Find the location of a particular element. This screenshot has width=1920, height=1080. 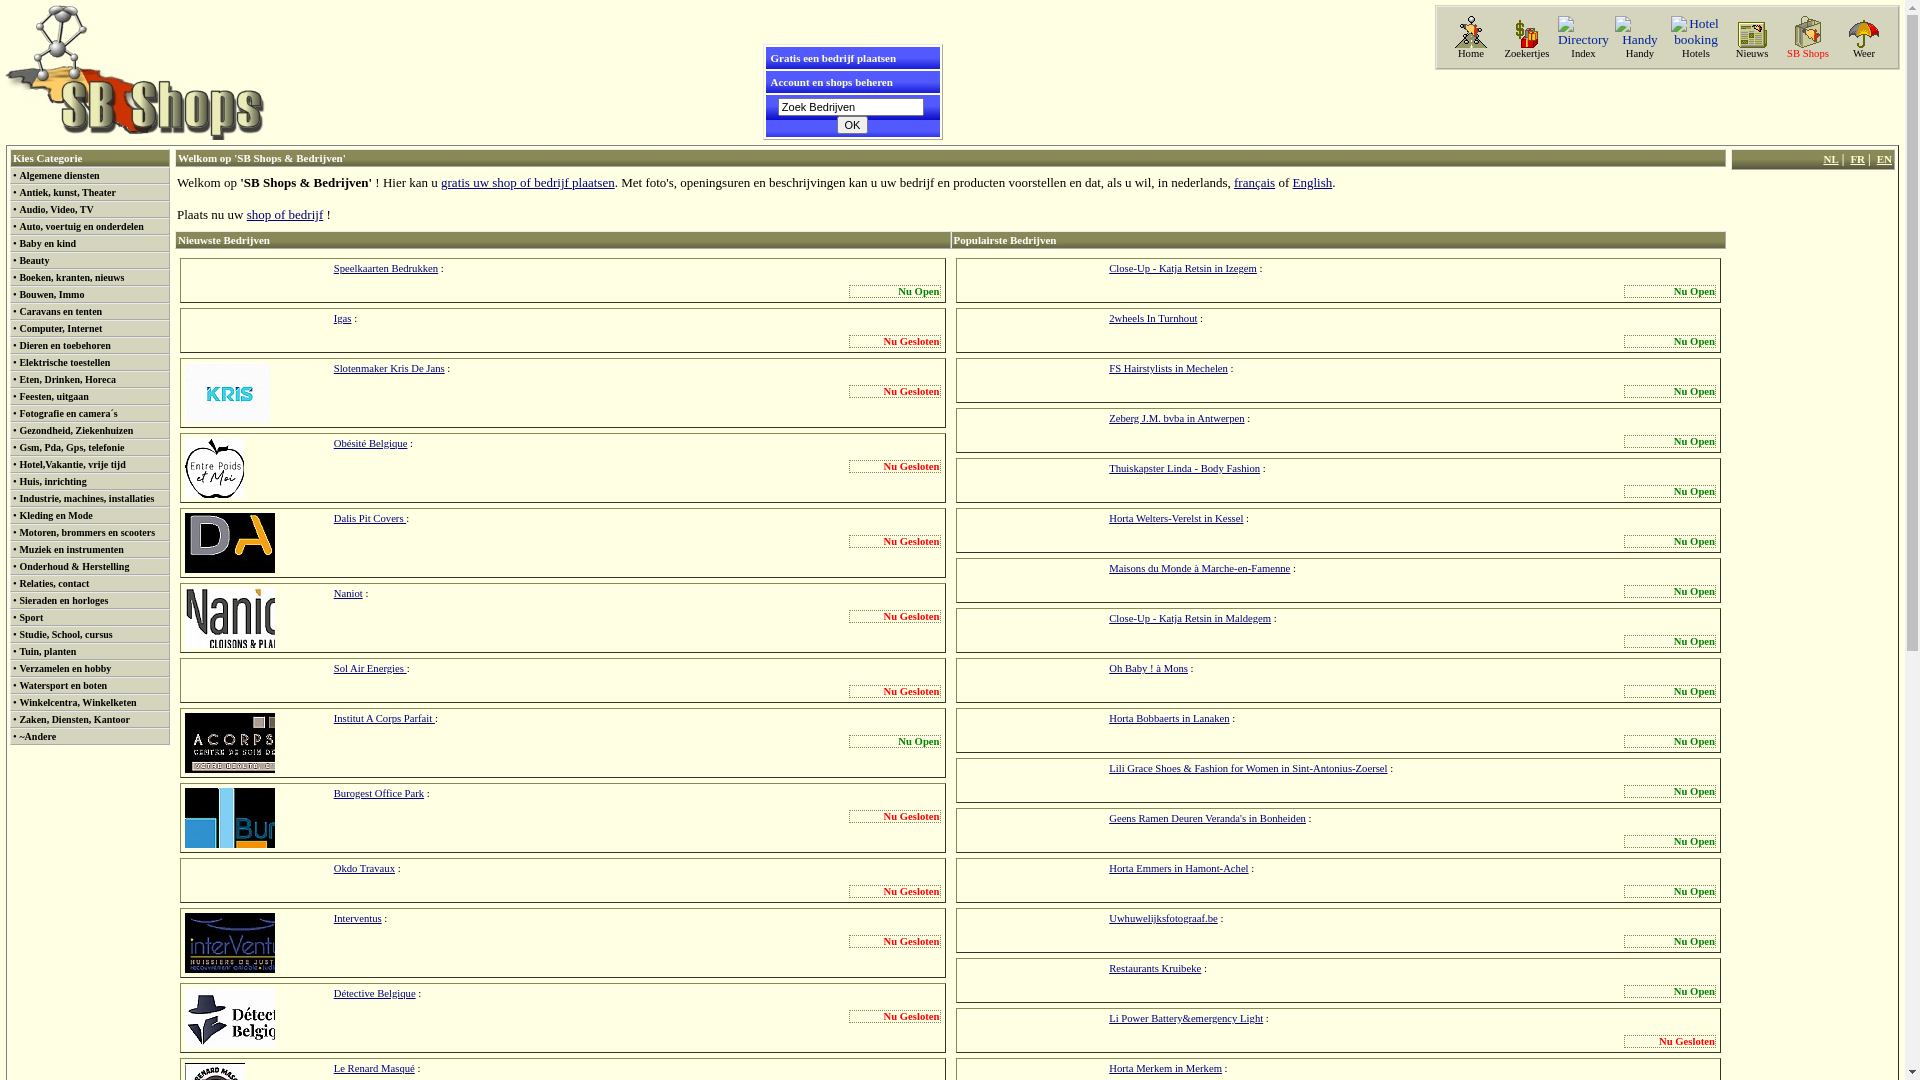

'Verzamelen en hobby' is located at coordinates (65, 668).